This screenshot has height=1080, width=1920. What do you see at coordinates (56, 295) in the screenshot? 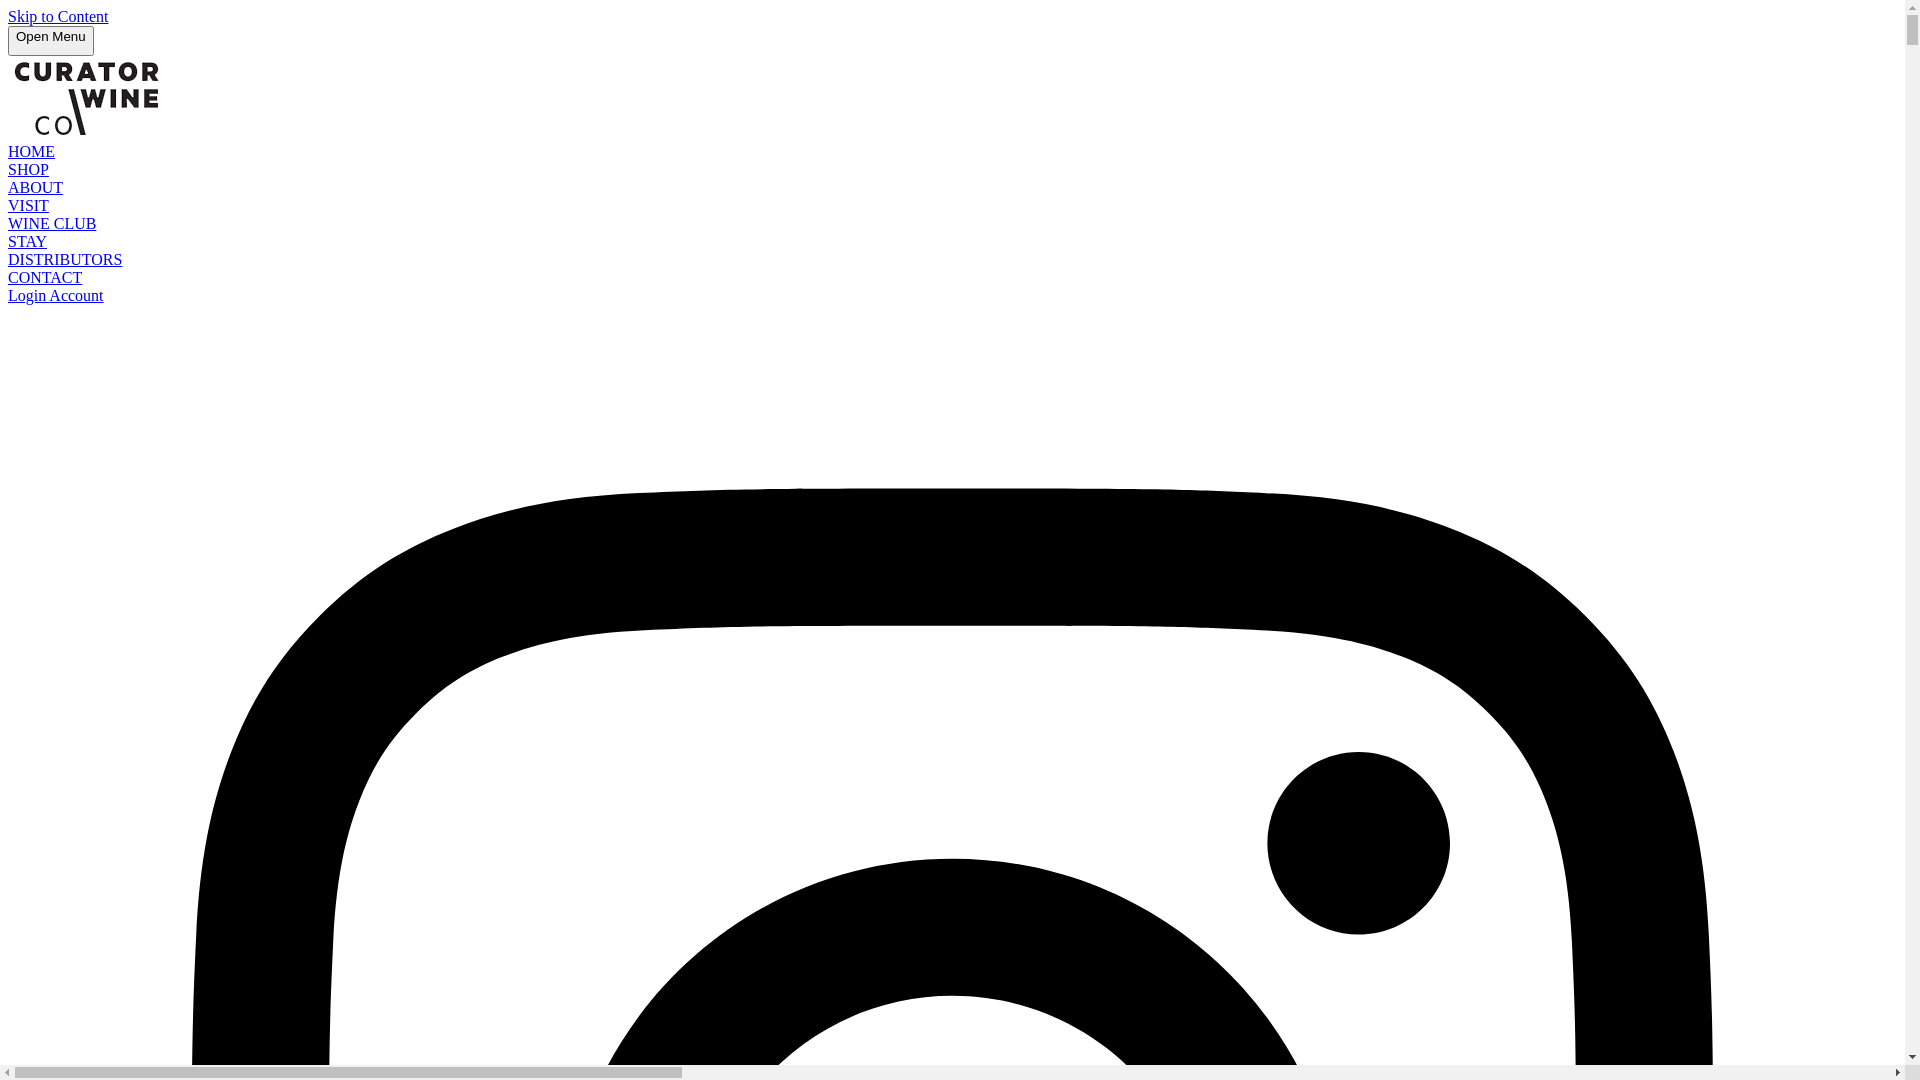
I see `'Login Account'` at bounding box center [56, 295].